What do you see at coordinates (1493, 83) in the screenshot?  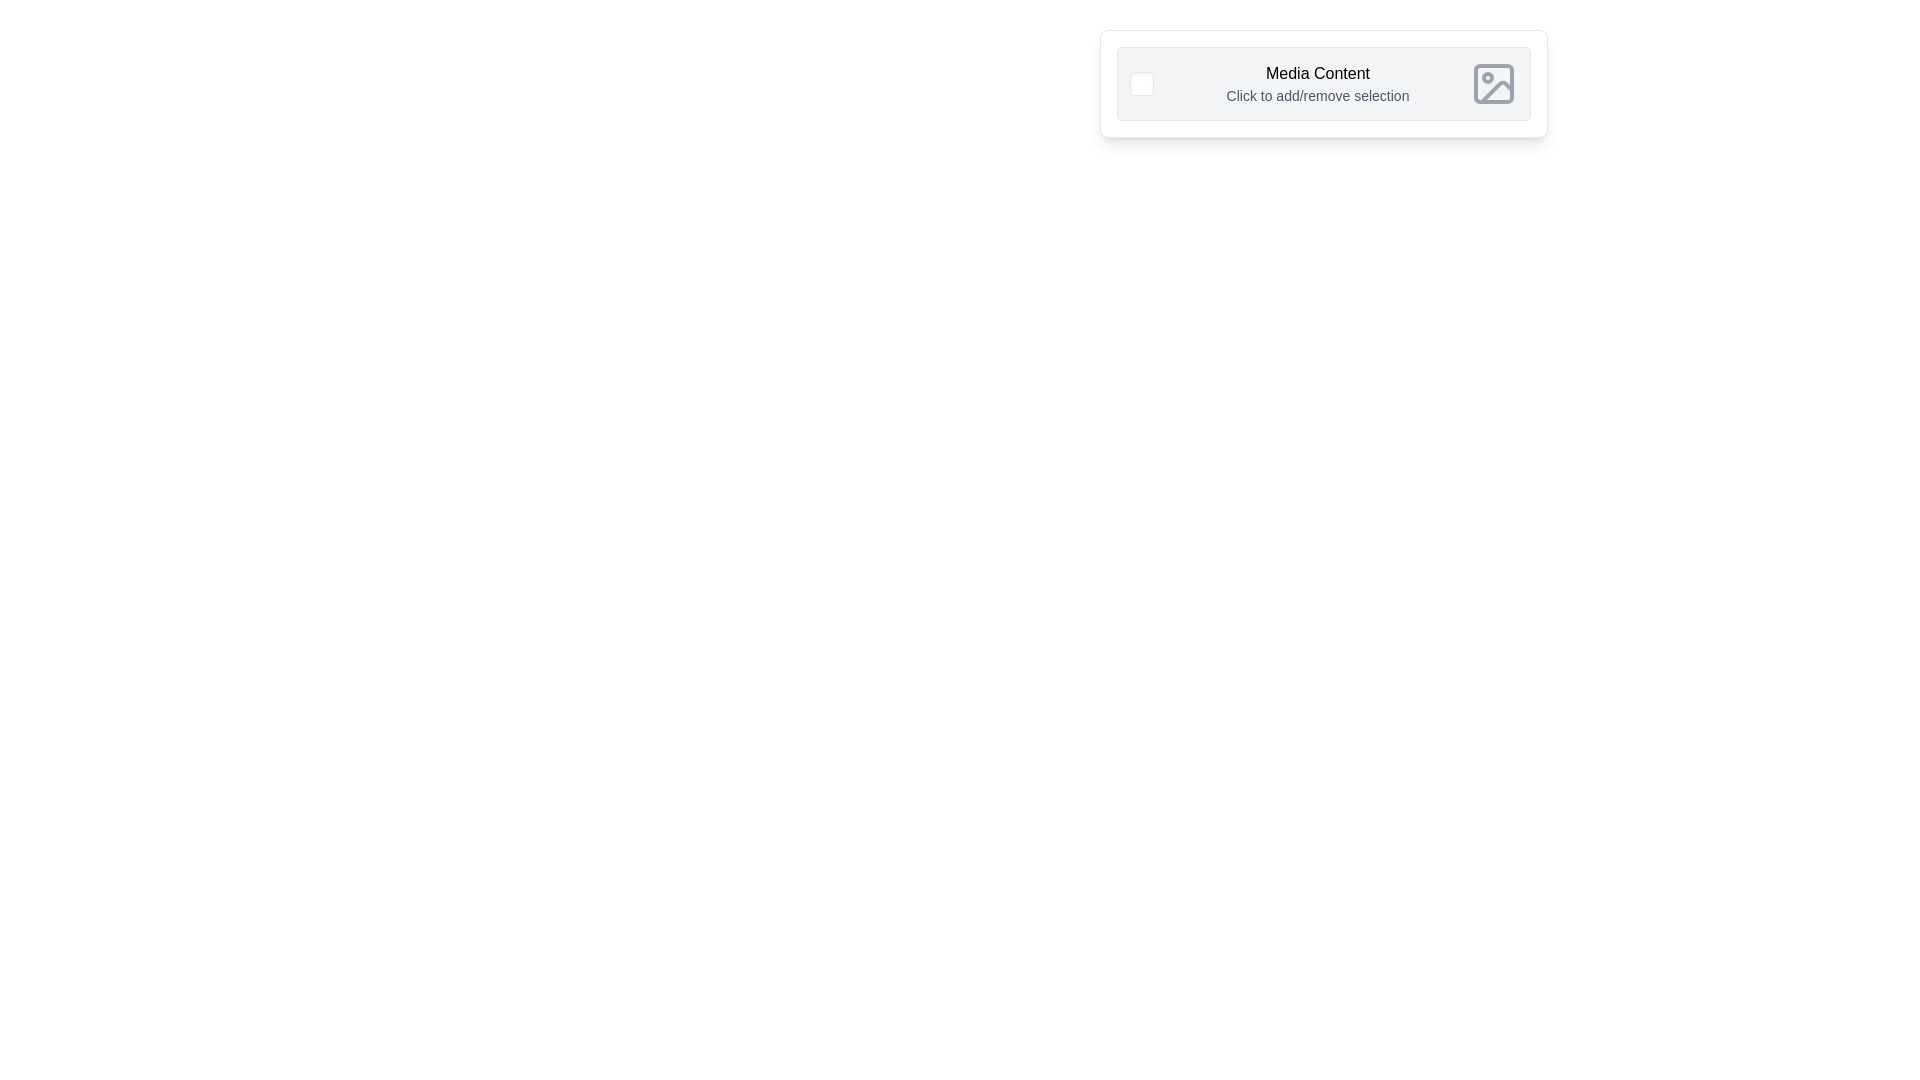 I see `the rectangular icon with rounded corners located at the top-right corner of the 'Media Content' panel` at bounding box center [1493, 83].